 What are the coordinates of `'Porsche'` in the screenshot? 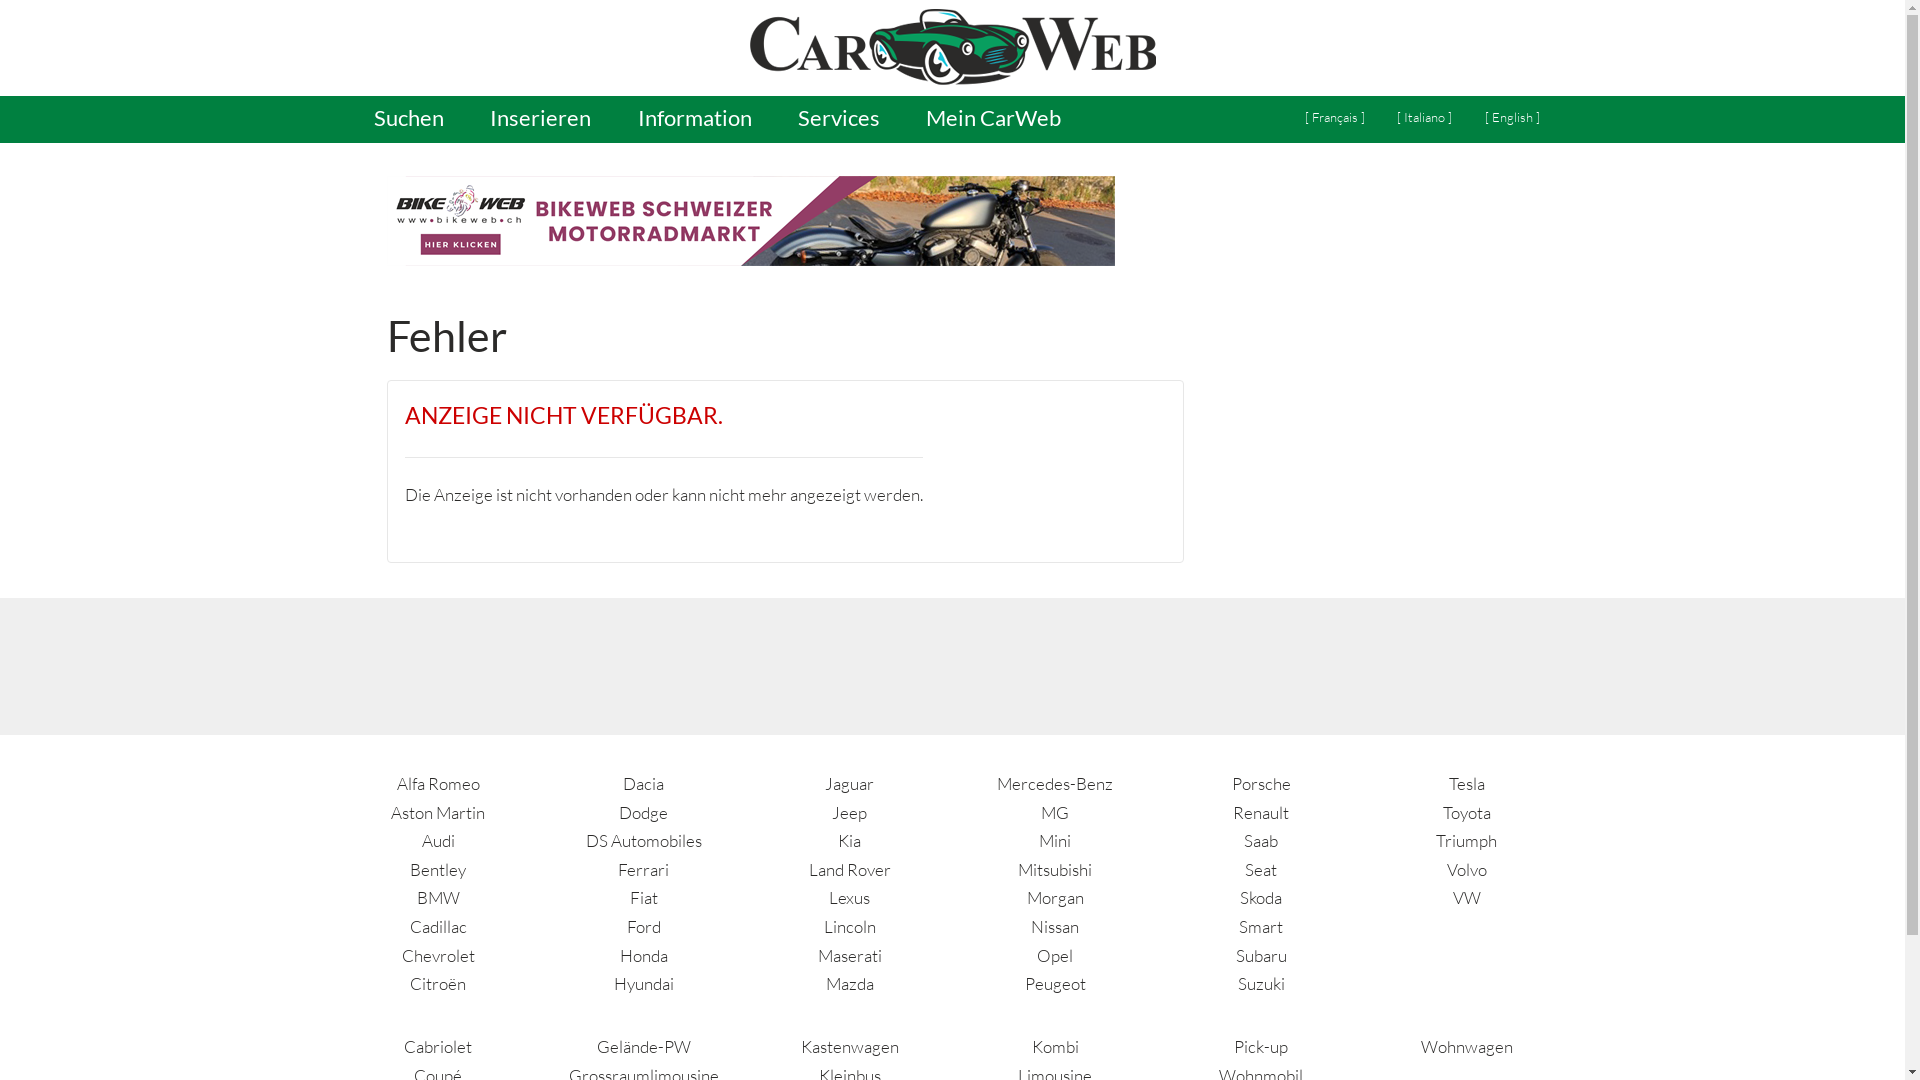 It's located at (1260, 782).